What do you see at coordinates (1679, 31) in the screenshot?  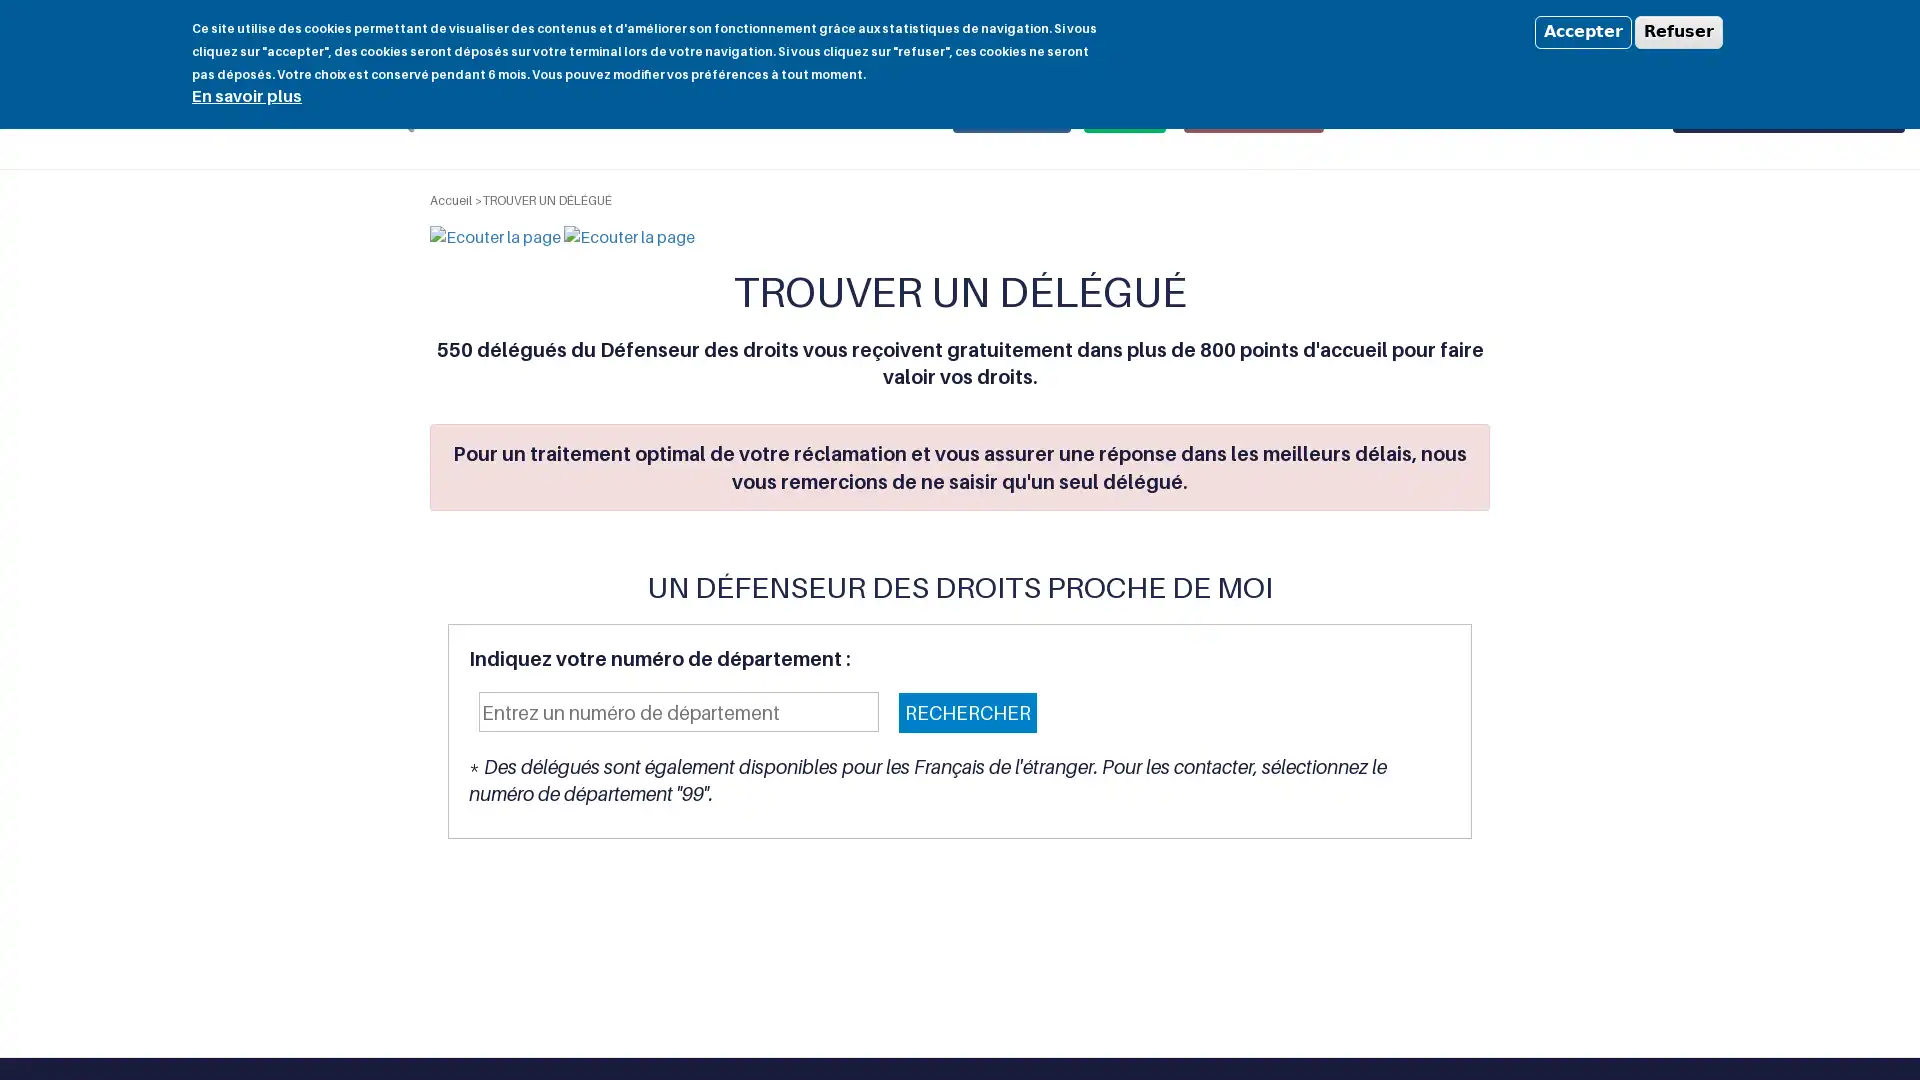 I see `Refuser` at bounding box center [1679, 31].